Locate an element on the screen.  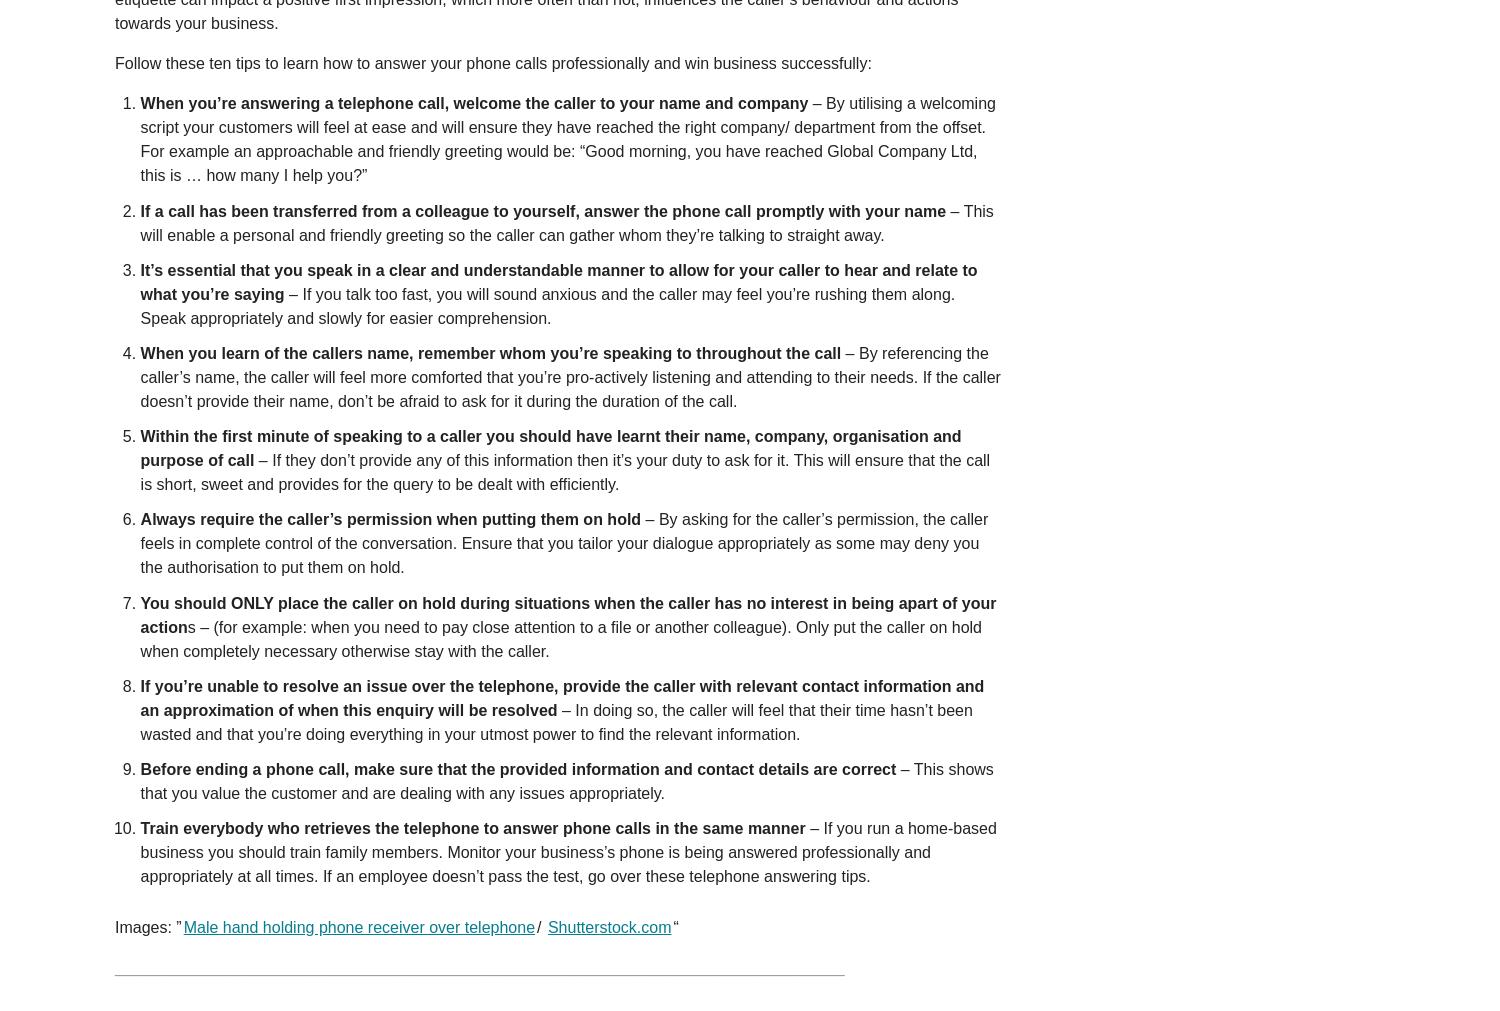
'– By utilising a welcoming script your customers will feel at ease and will ensure they have reached the right company/ department from the offset. For example an approachable and friendly greeting would be: “Good morning, you have reached Global Company Ltd, this is … how many I help you?”' is located at coordinates (566, 138).